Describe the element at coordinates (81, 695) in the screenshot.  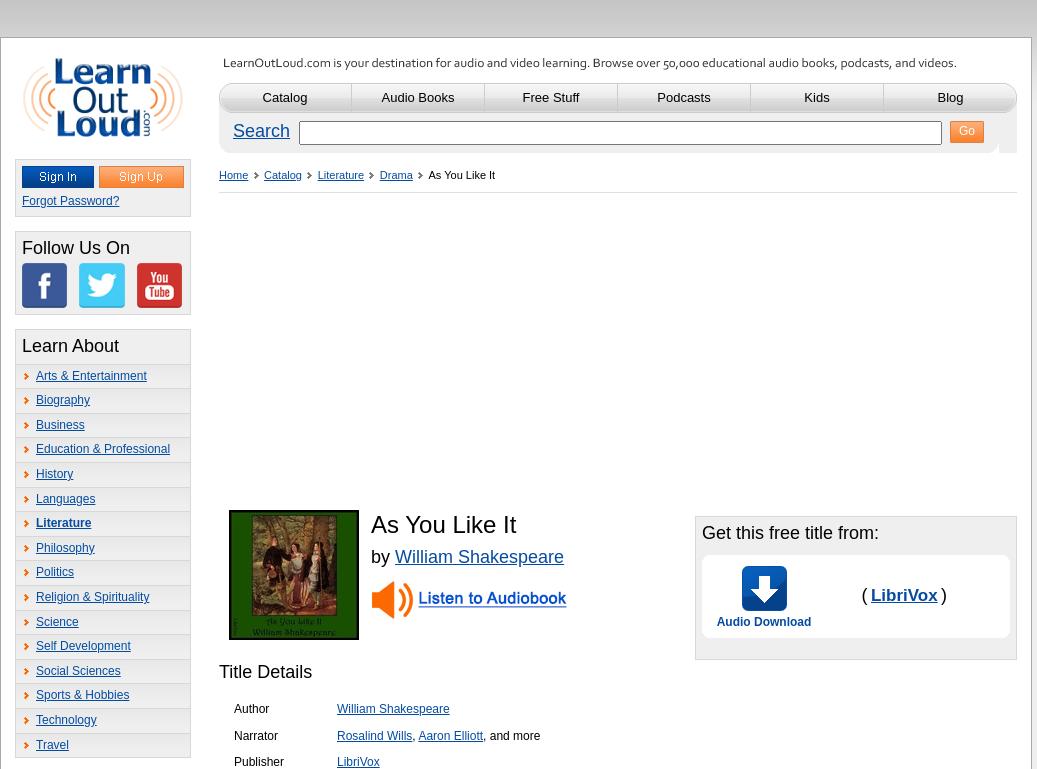
I see `'Sports & Hobbies'` at that location.